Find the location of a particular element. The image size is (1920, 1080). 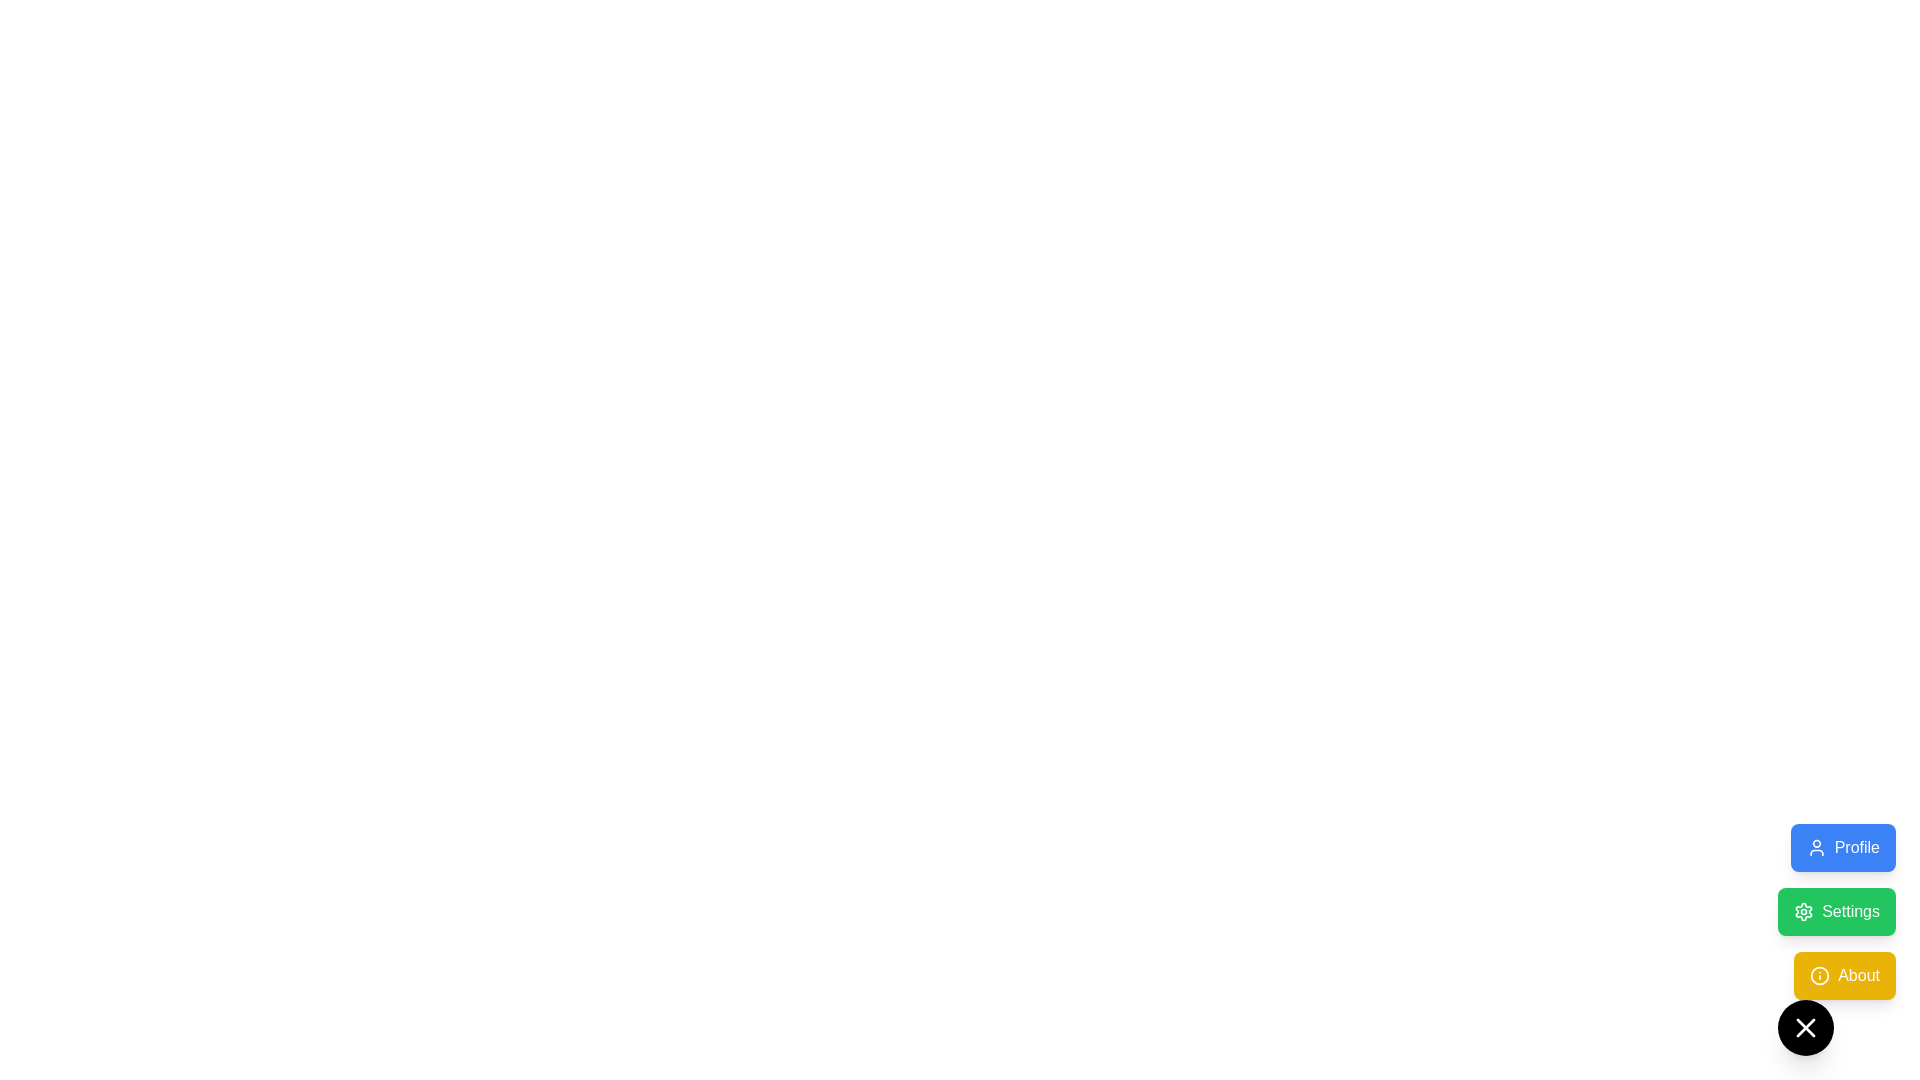

the settings button located in the bottom-right area of the interface, positioned between the blue 'Profile' button above and the yellow 'About' button below is located at coordinates (1837, 940).